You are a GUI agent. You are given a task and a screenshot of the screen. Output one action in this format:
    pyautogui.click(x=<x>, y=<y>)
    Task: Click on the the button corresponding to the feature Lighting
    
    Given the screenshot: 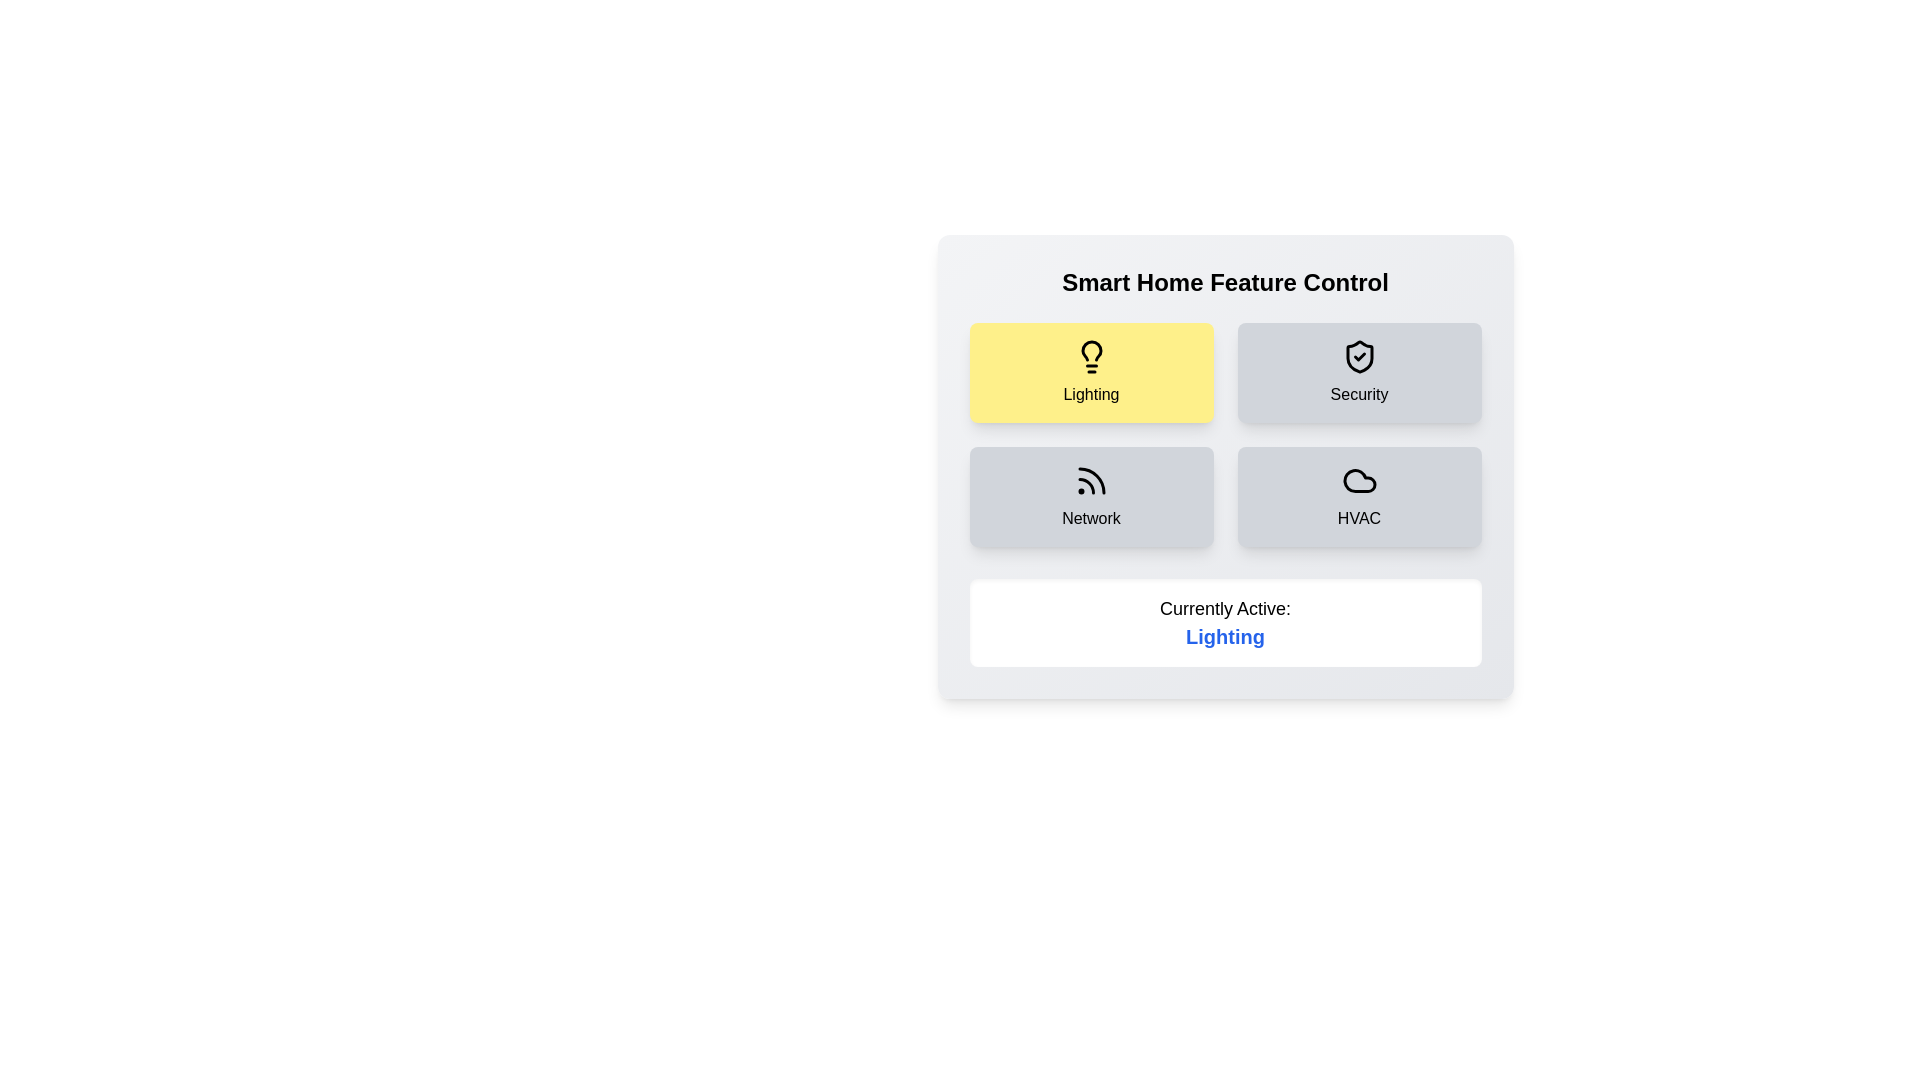 What is the action you would take?
    pyautogui.click(x=1090, y=373)
    